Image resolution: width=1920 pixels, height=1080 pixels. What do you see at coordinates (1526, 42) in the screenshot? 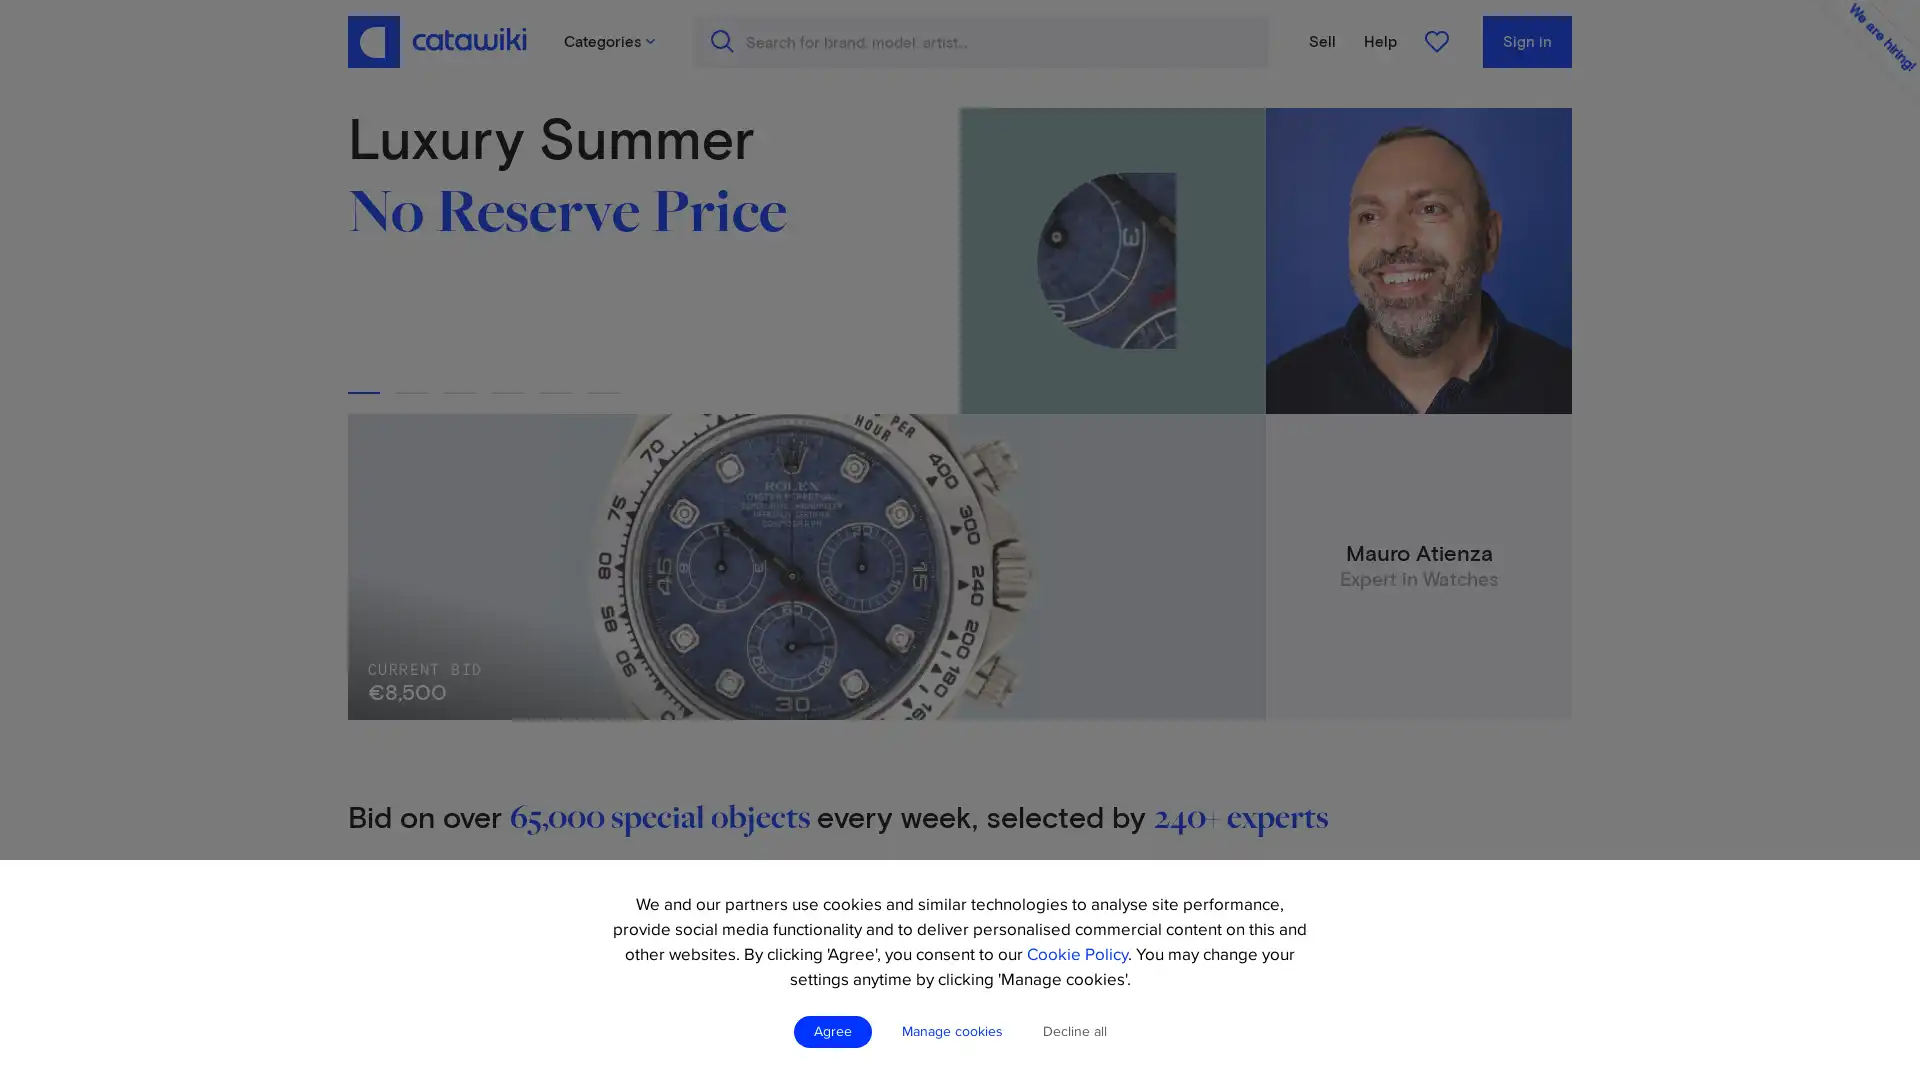
I see `Sign in` at bounding box center [1526, 42].